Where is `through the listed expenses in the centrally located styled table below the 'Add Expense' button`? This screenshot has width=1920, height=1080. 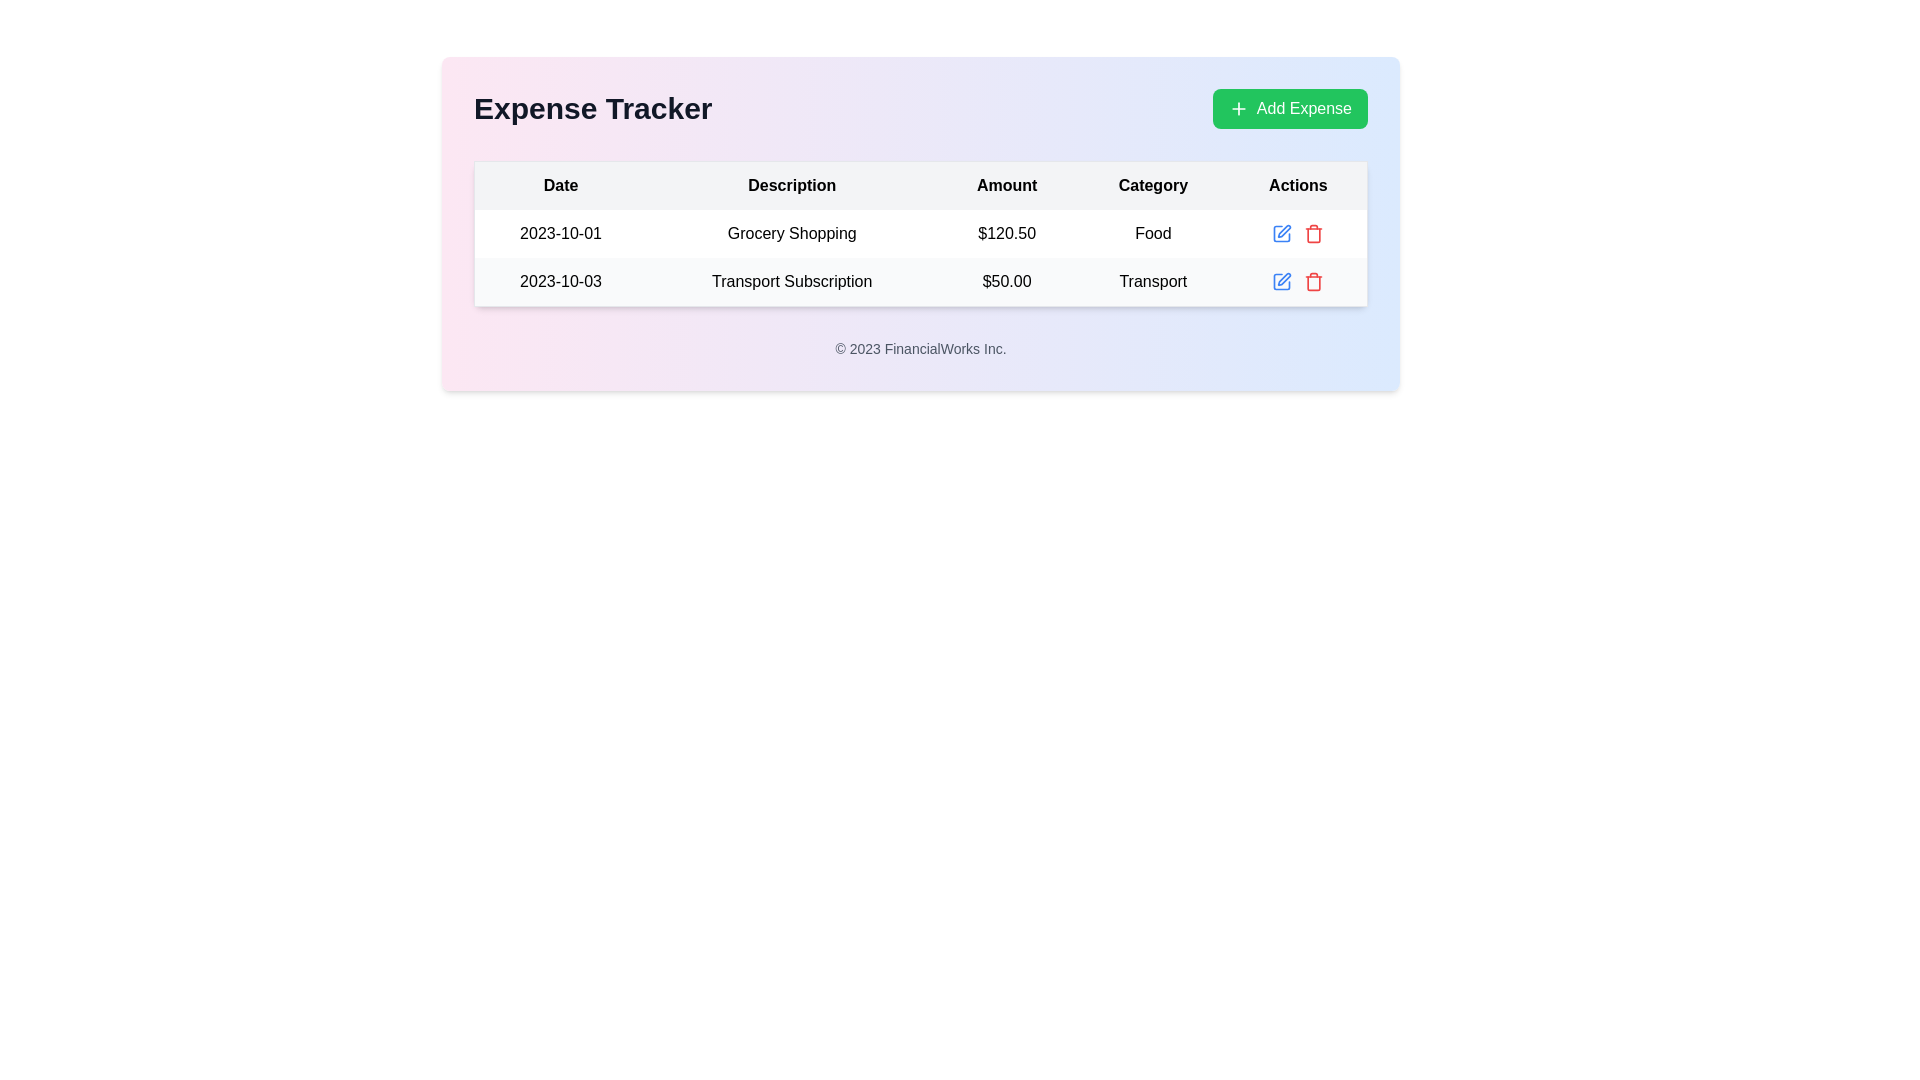
through the listed expenses in the centrally located styled table below the 'Add Expense' button is located at coordinates (920, 233).